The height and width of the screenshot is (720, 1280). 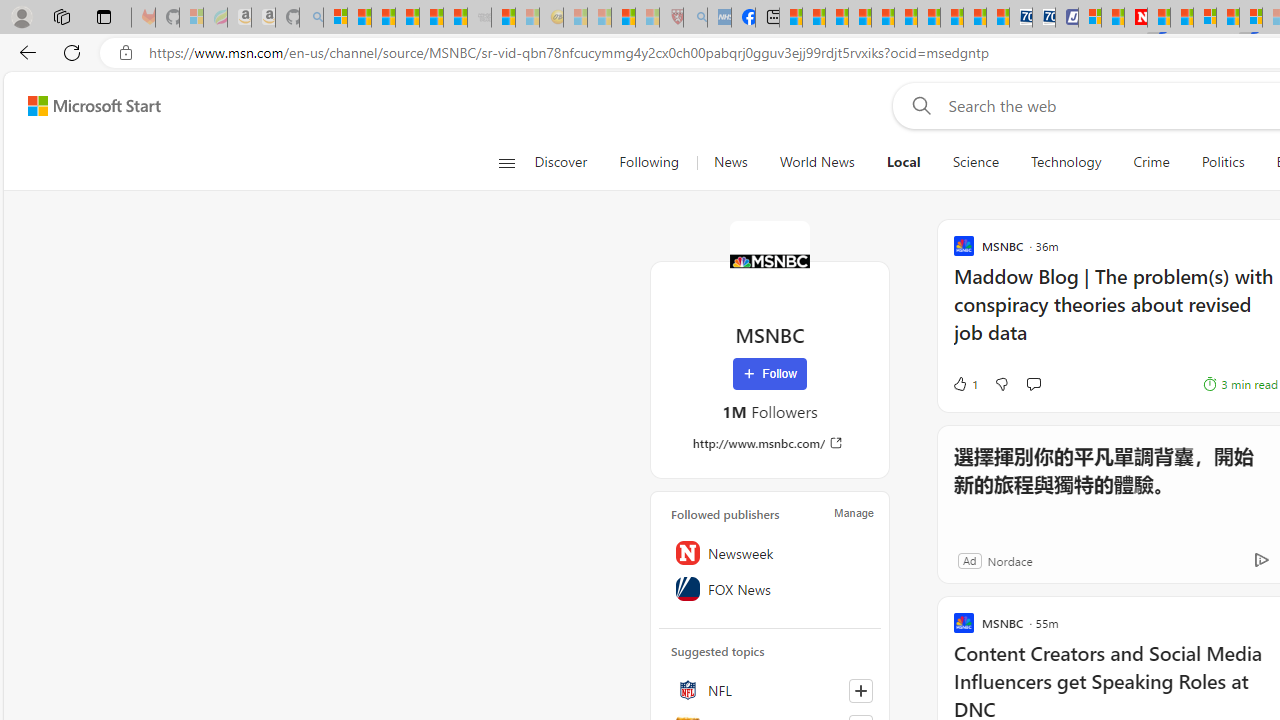 What do you see at coordinates (1042, 17) in the screenshot?
I see `'Cheap Hotels - Save70.com'` at bounding box center [1042, 17].